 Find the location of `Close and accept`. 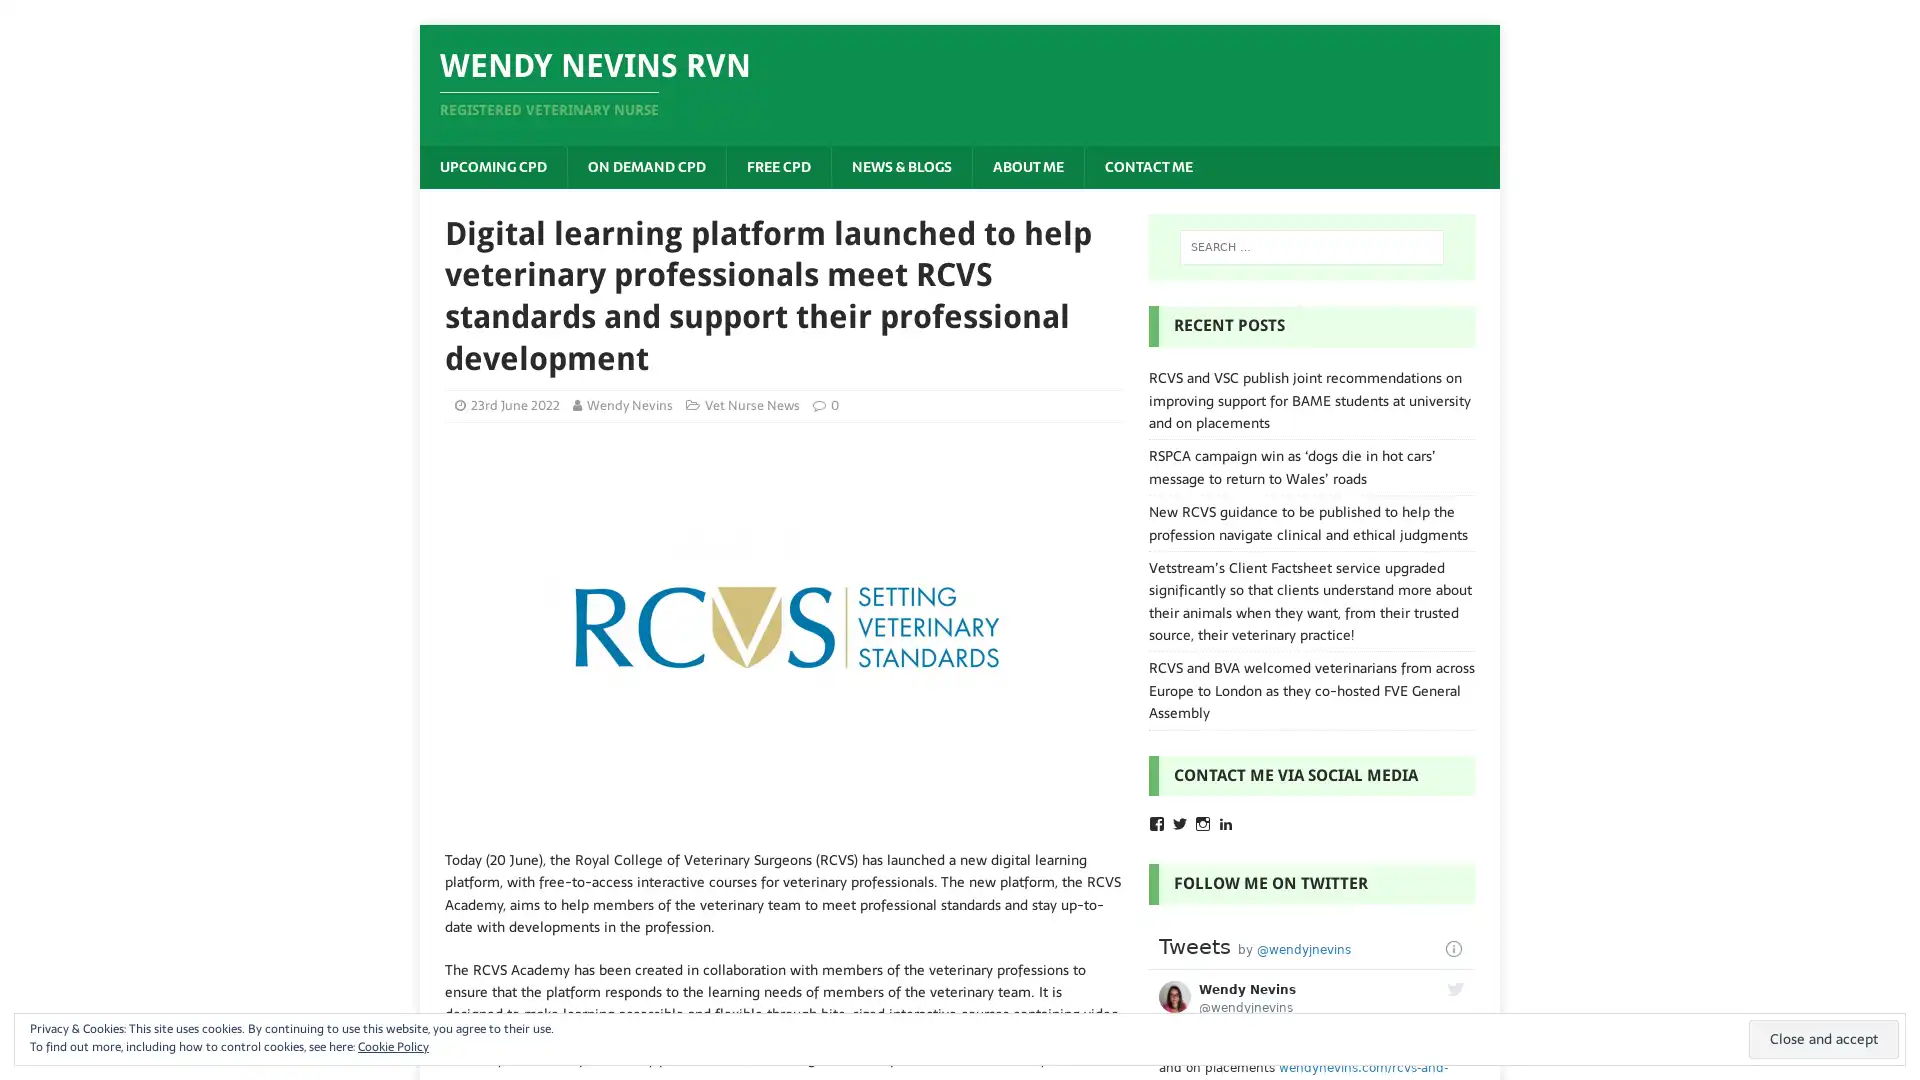

Close and accept is located at coordinates (1824, 1038).